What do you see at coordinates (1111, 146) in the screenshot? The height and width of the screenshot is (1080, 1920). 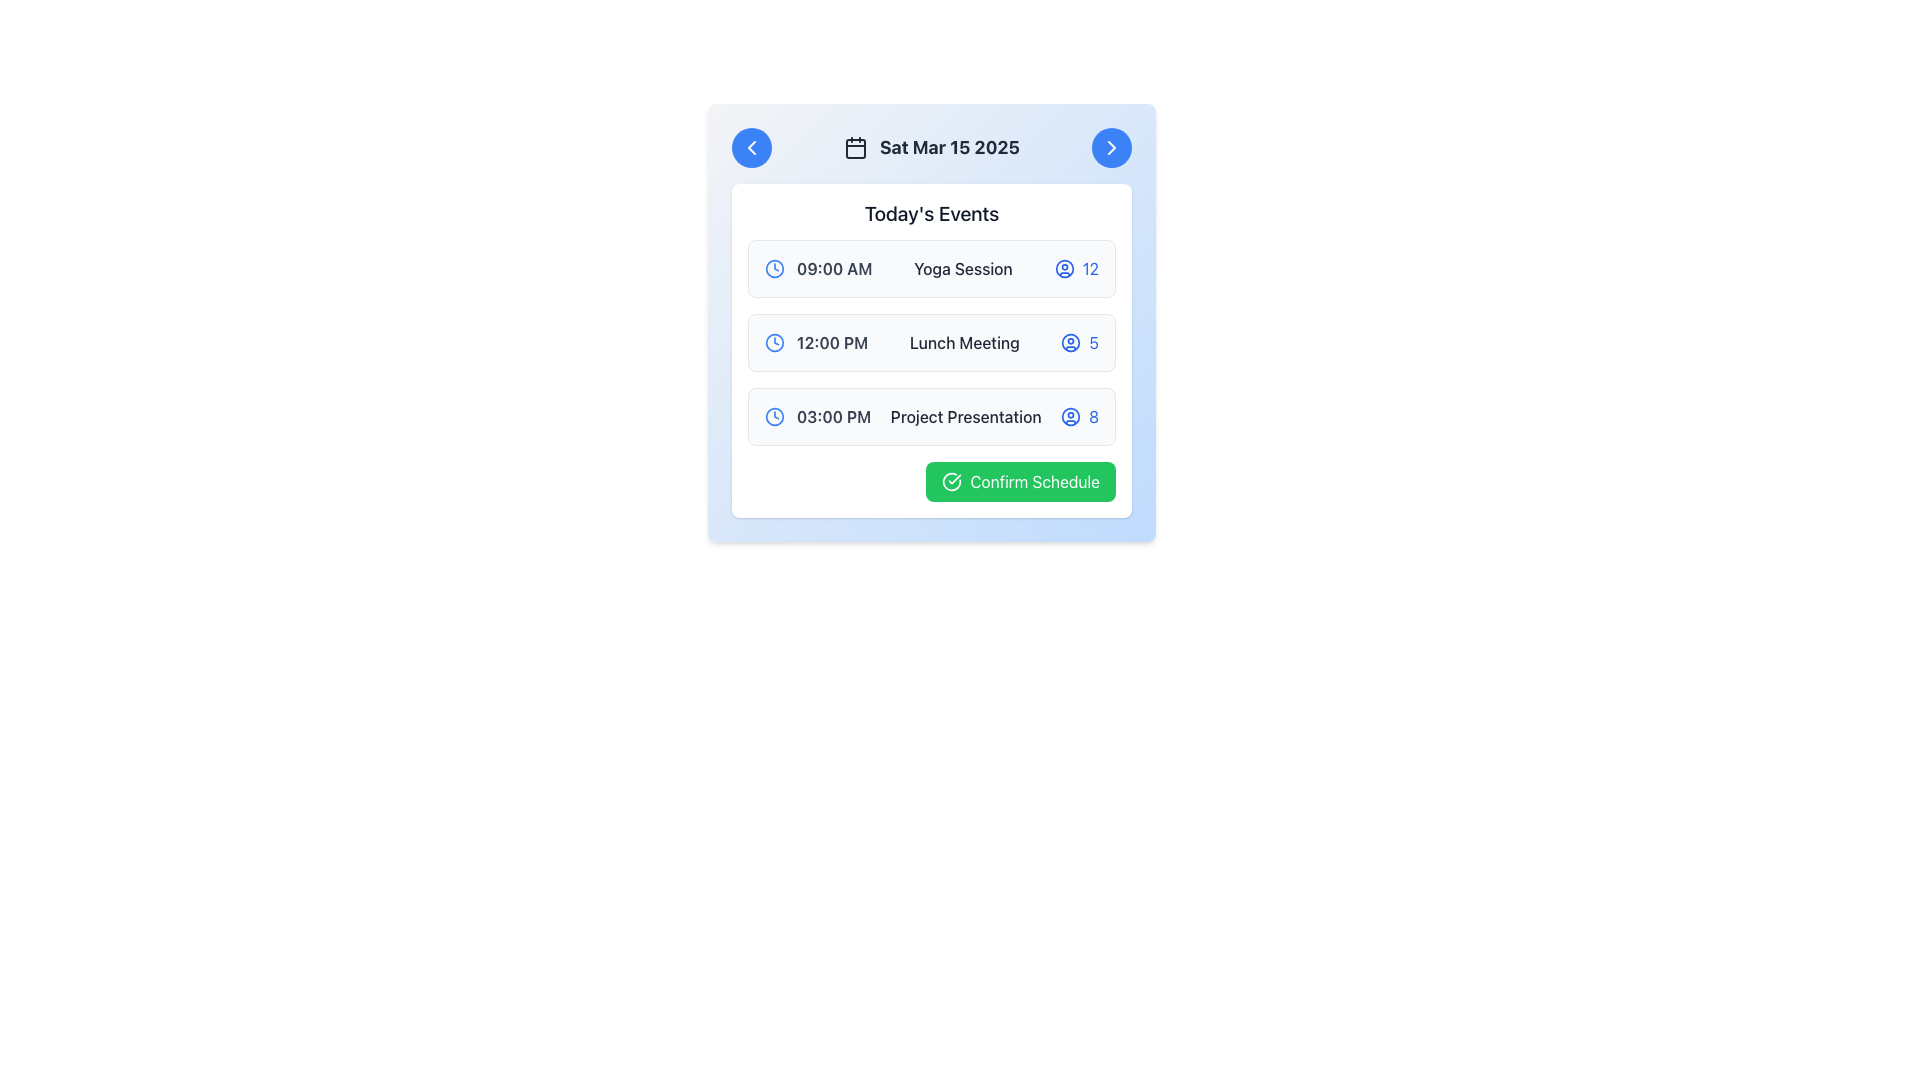 I see `the small, circular blue button with a white chevron icon` at bounding box center [1111, 146].